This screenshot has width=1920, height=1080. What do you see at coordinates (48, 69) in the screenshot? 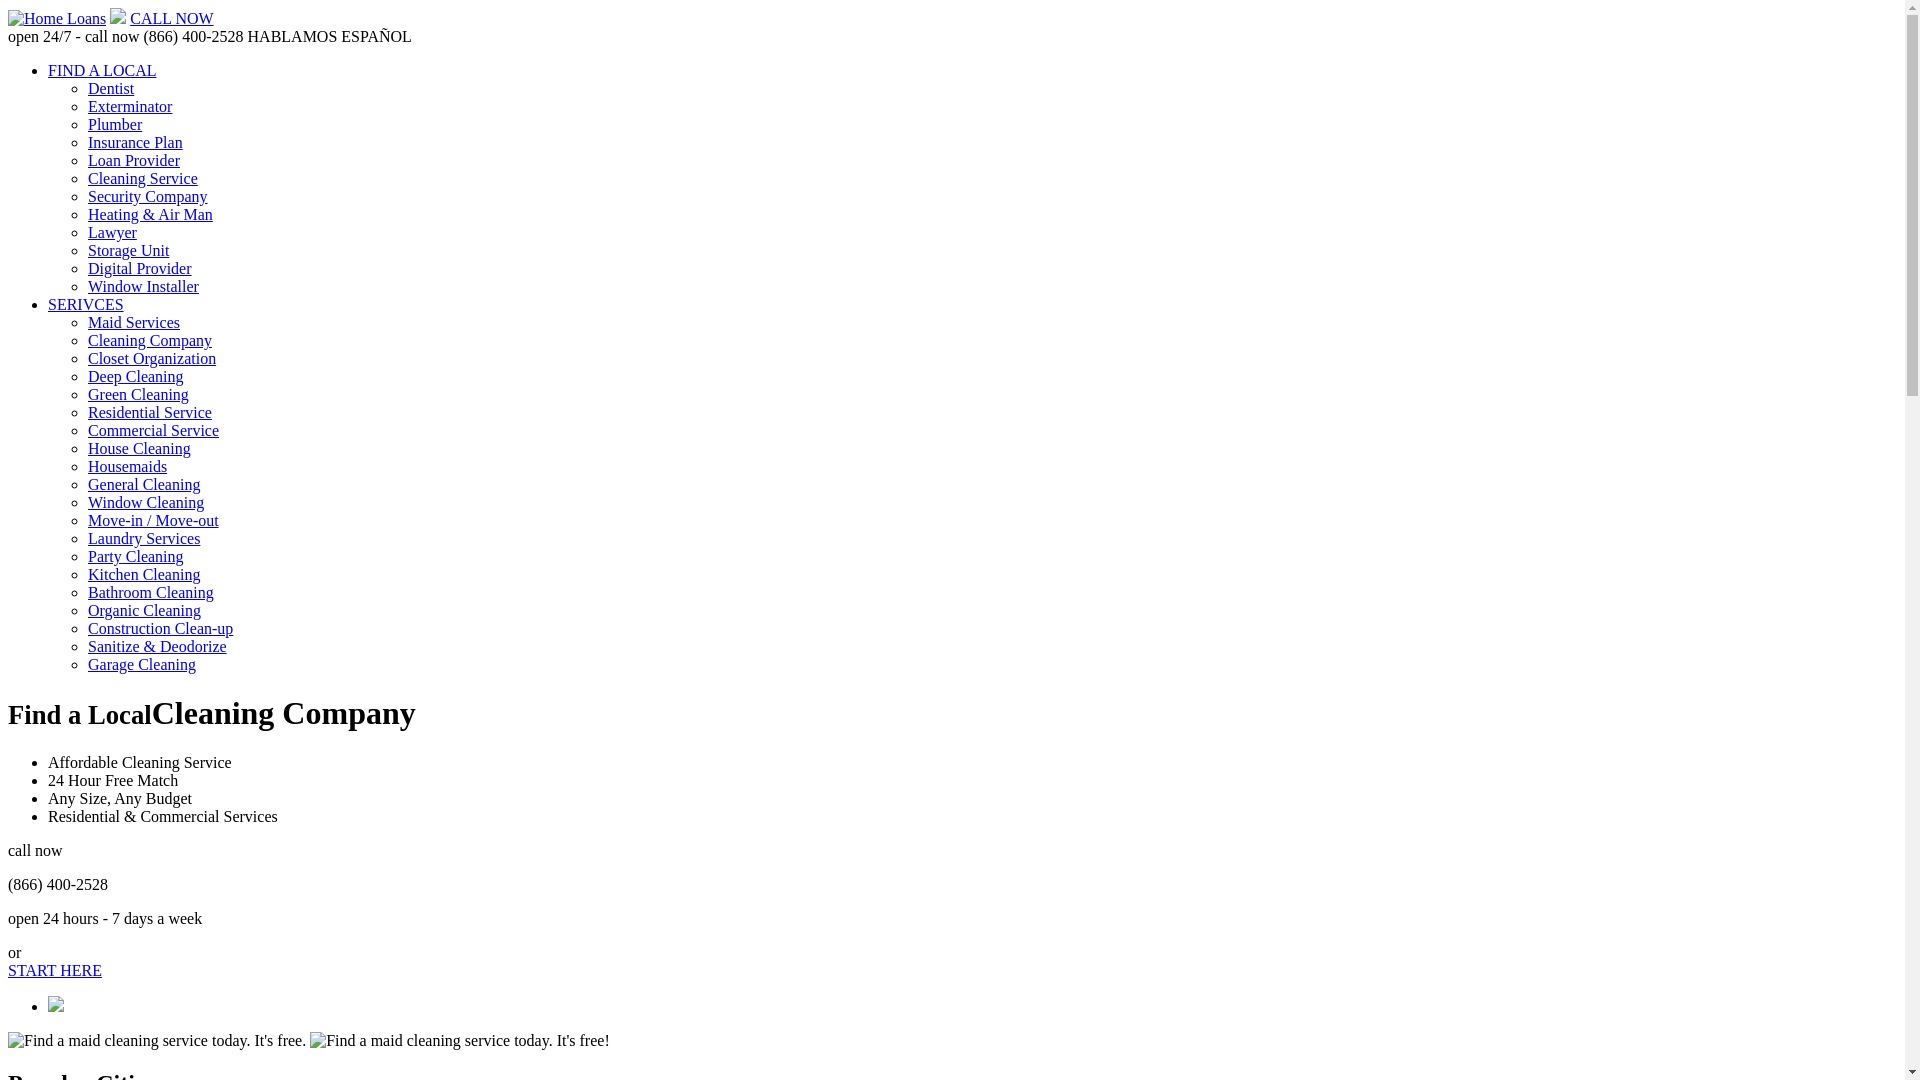
I see `'FIND A LOCAL'` at bounding box center [48, 69].